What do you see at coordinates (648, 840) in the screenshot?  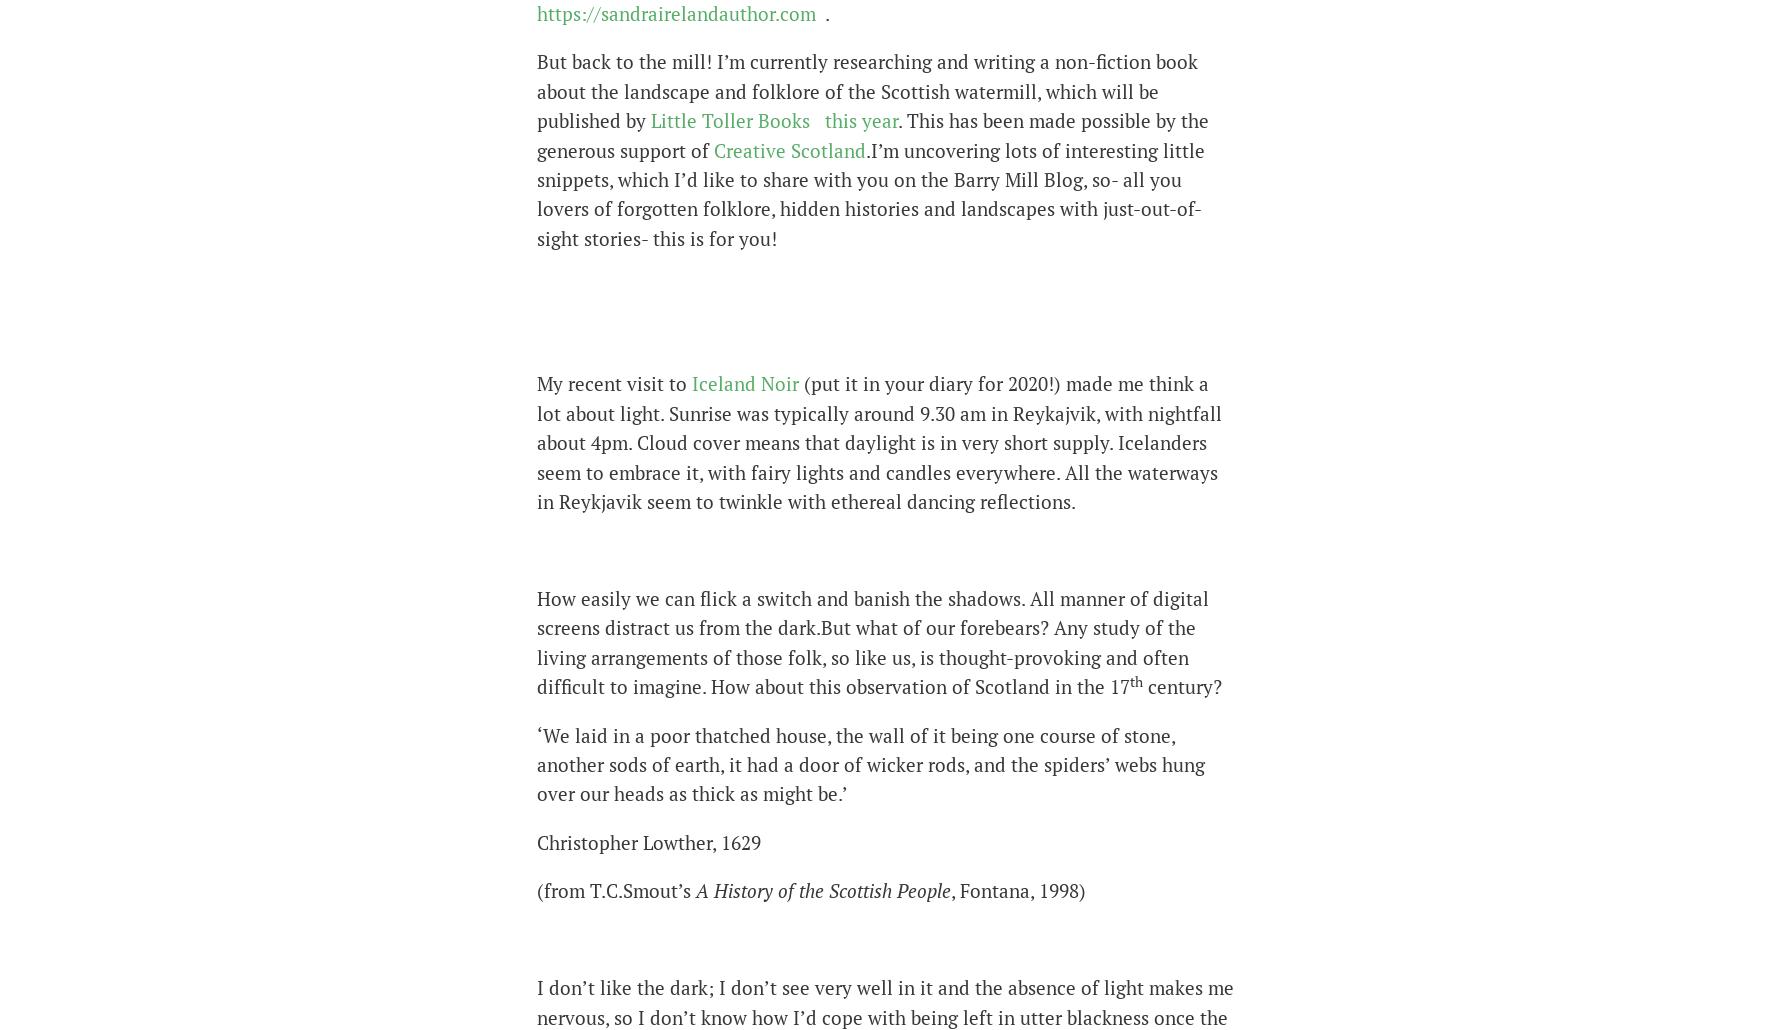 I see `'Christopher Lowther, 1629'` at bounding box center [648, 840].